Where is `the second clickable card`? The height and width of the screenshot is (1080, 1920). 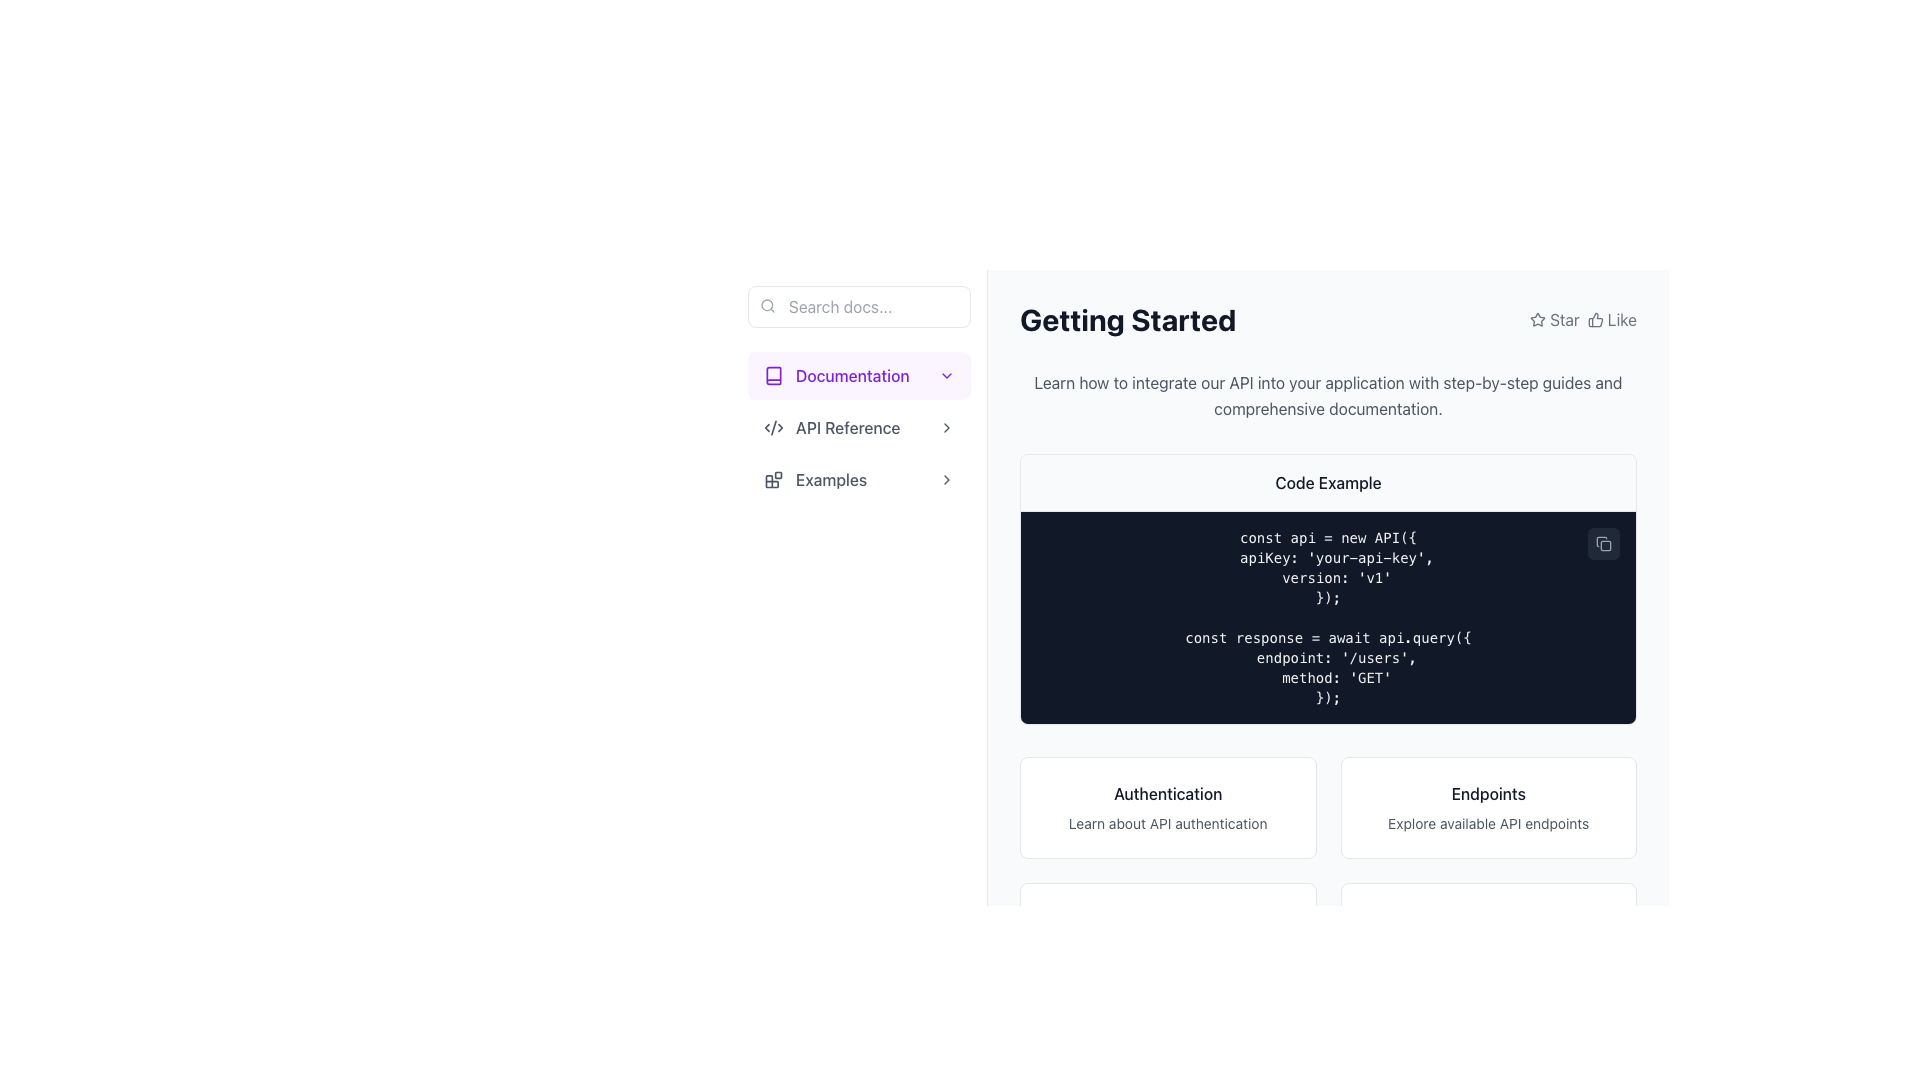
the second clickable card is located at coordinates (1488, 806).